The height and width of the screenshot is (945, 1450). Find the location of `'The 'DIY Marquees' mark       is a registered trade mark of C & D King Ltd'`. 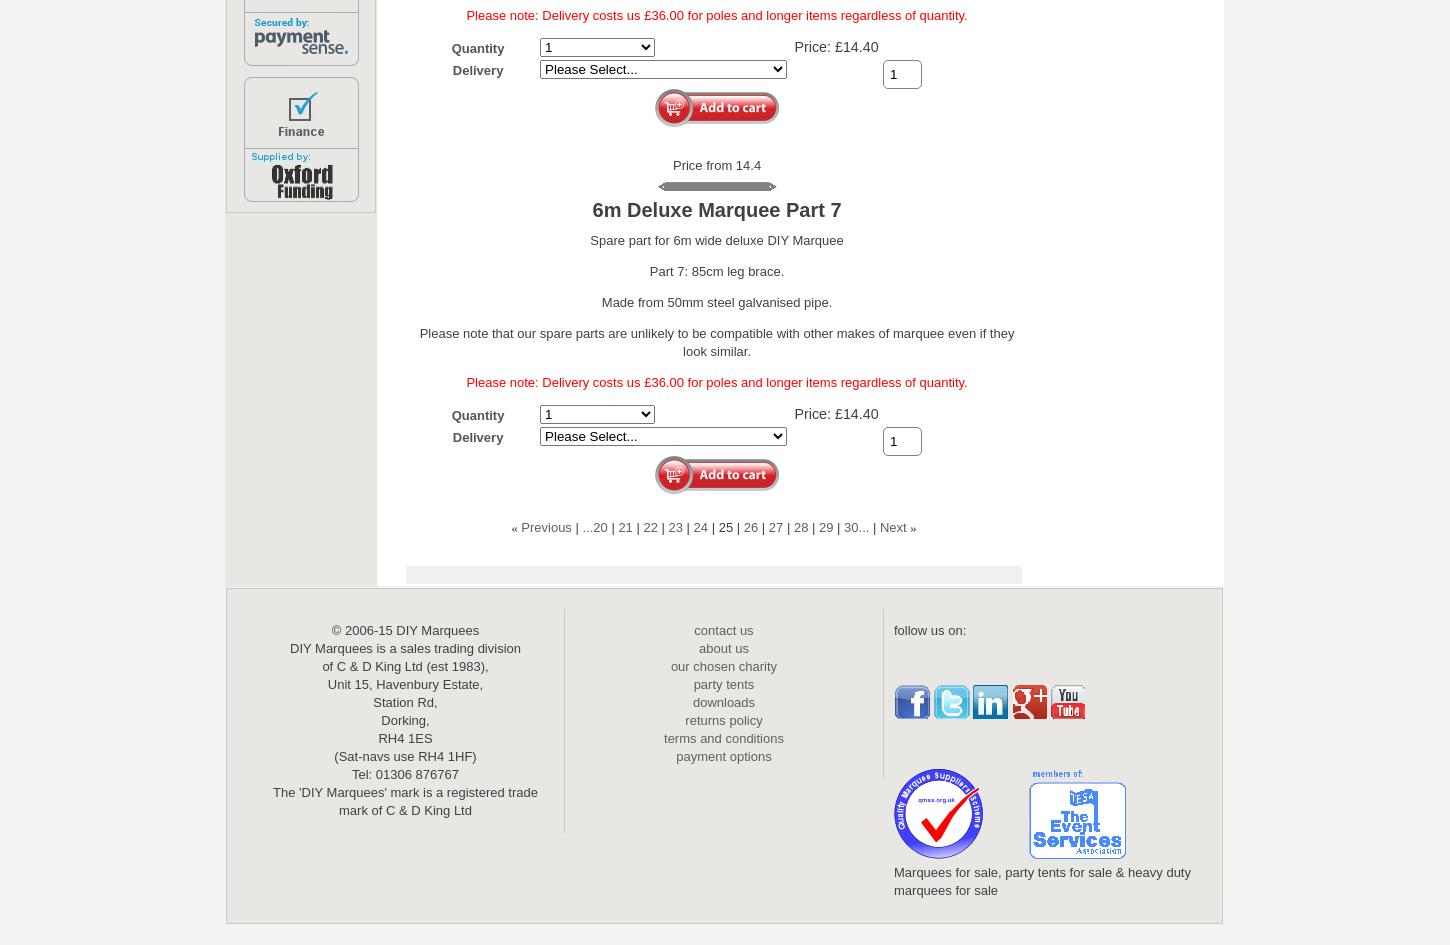

'The 'DIY Marquees' mark       is a registered trade mark of C & D King Ltd' is located at coordinates (403, 800).